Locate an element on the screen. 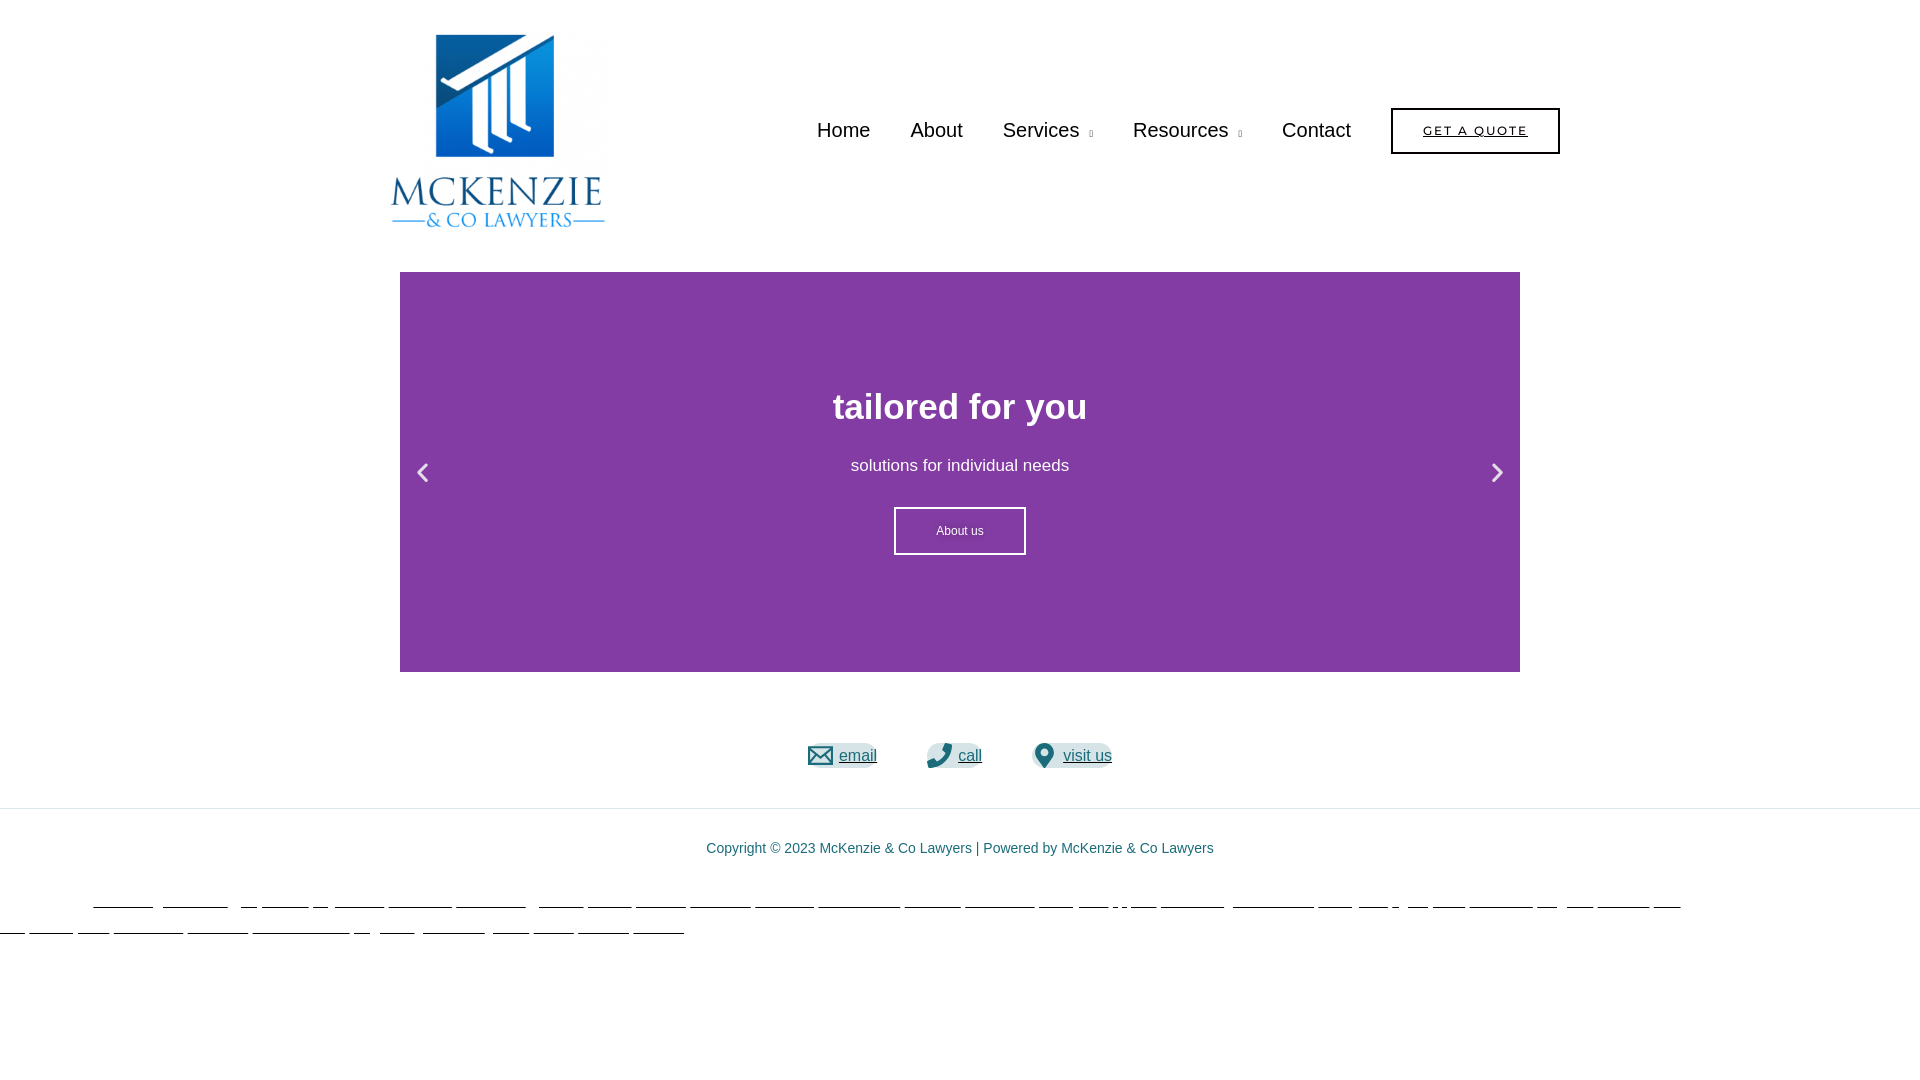  'About' is located at coordinates (935, 130).